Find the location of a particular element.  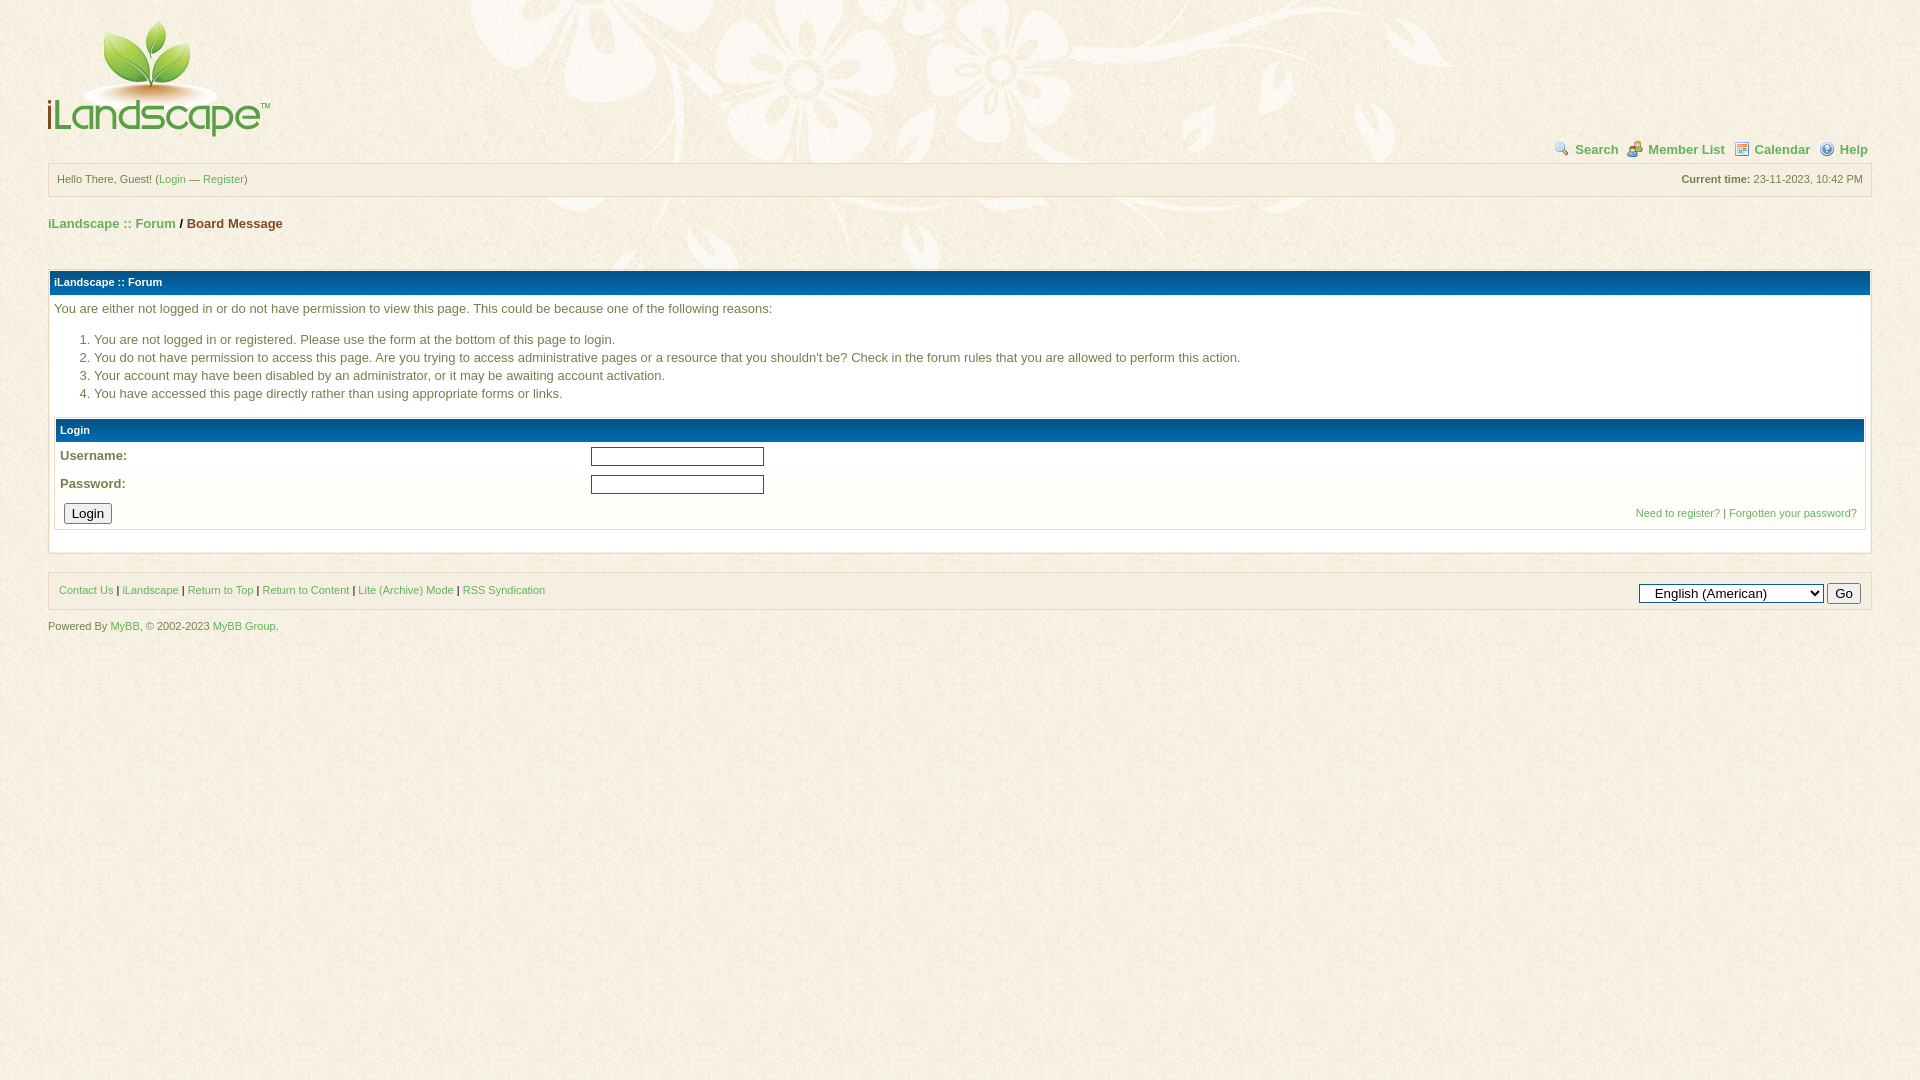

'Forgotten your password?' is located at coordinates (1793, 512).